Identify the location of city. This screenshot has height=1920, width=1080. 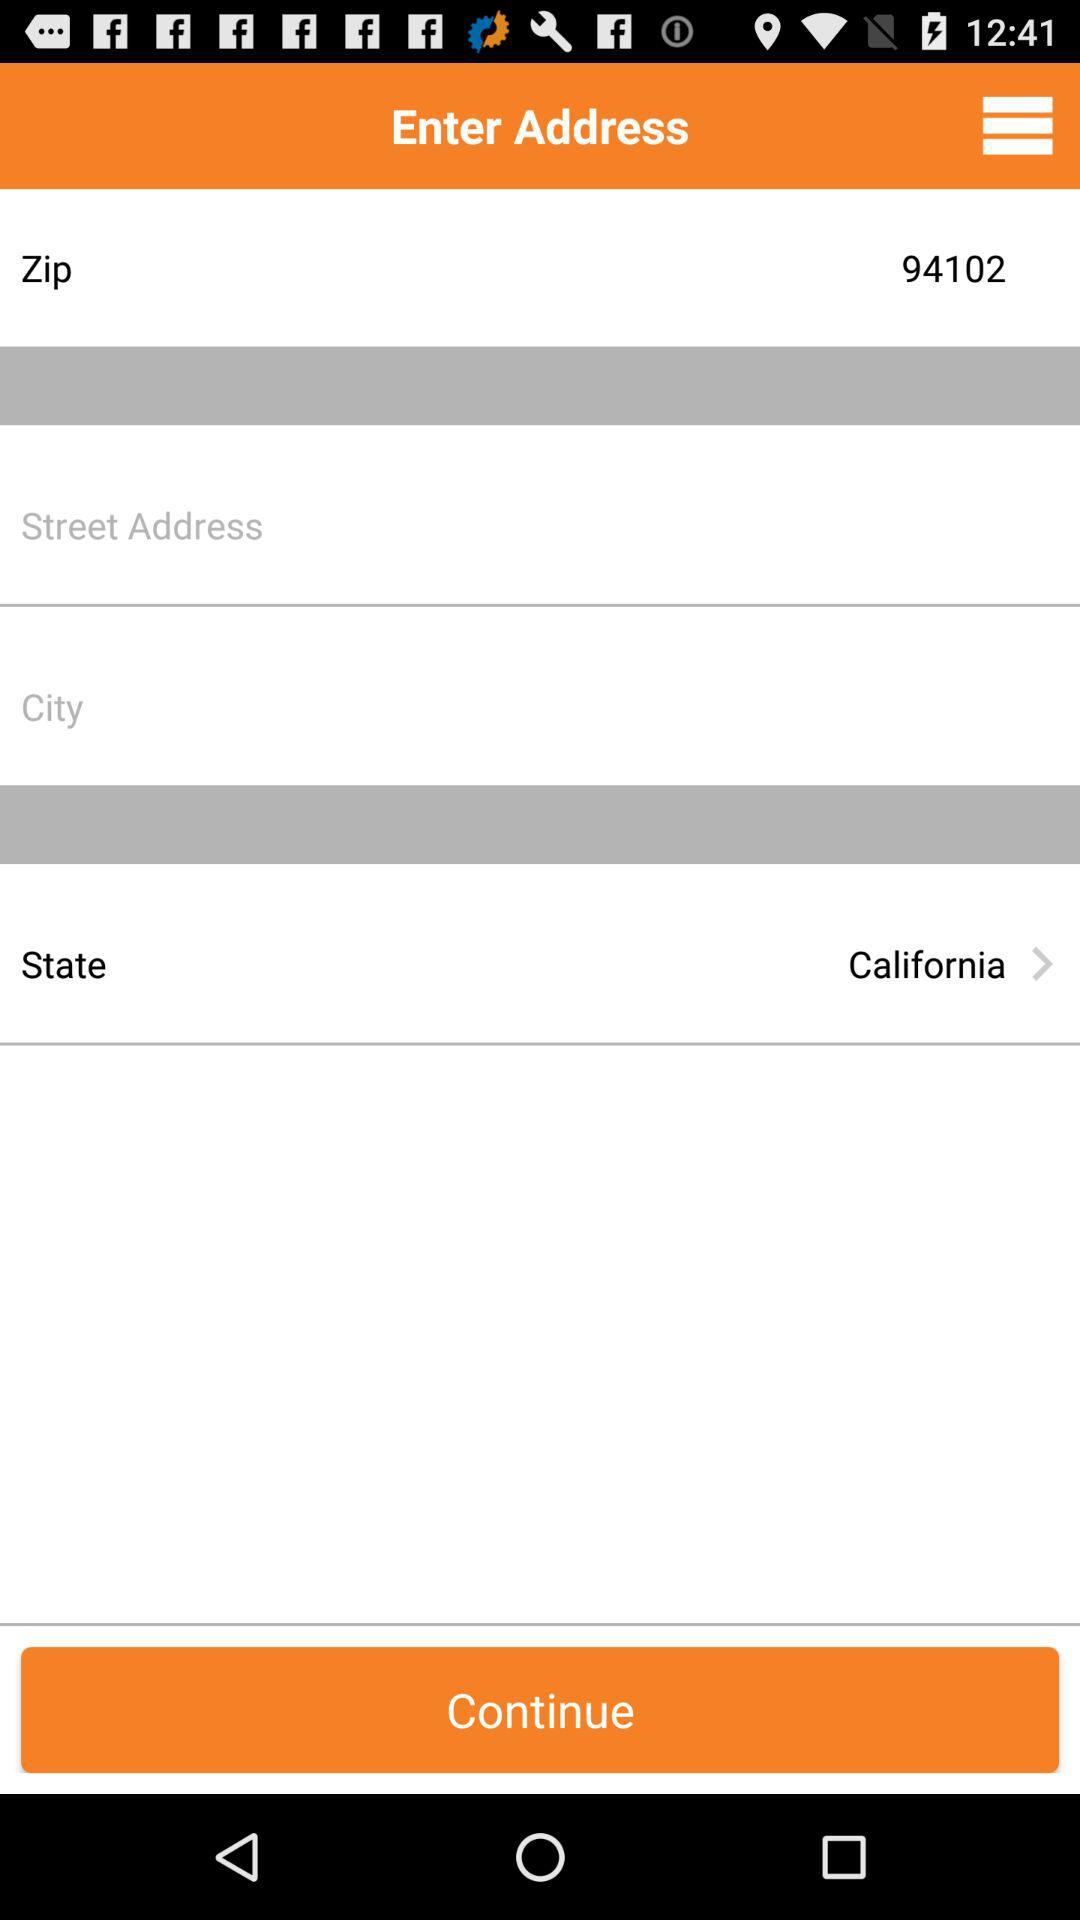
(694, 706).